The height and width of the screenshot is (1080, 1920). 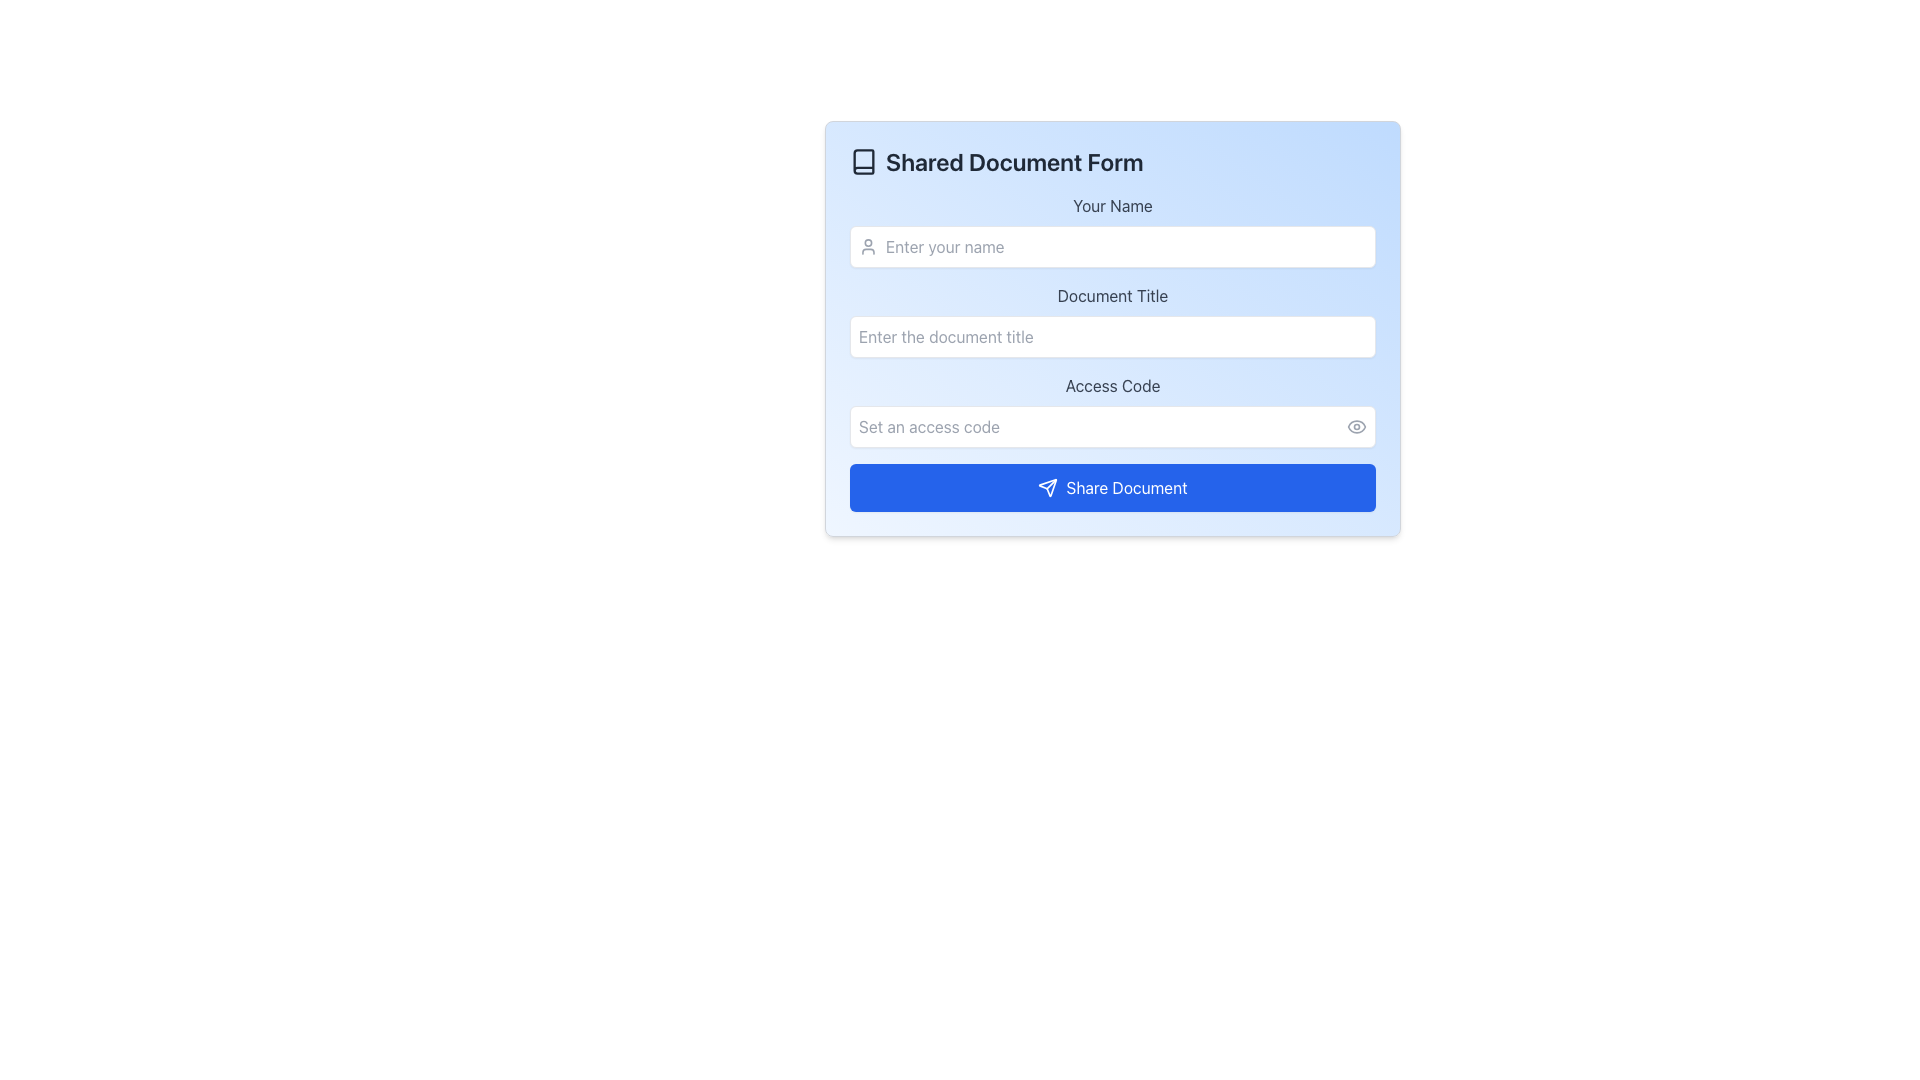 What do you see at coordinates (1357, 426) in the screenshot?
I see `the small circular eye icon button, located at the top-right corner of the access code input field in the 'Shared Document Form'` at bounding box center [1357, 426].